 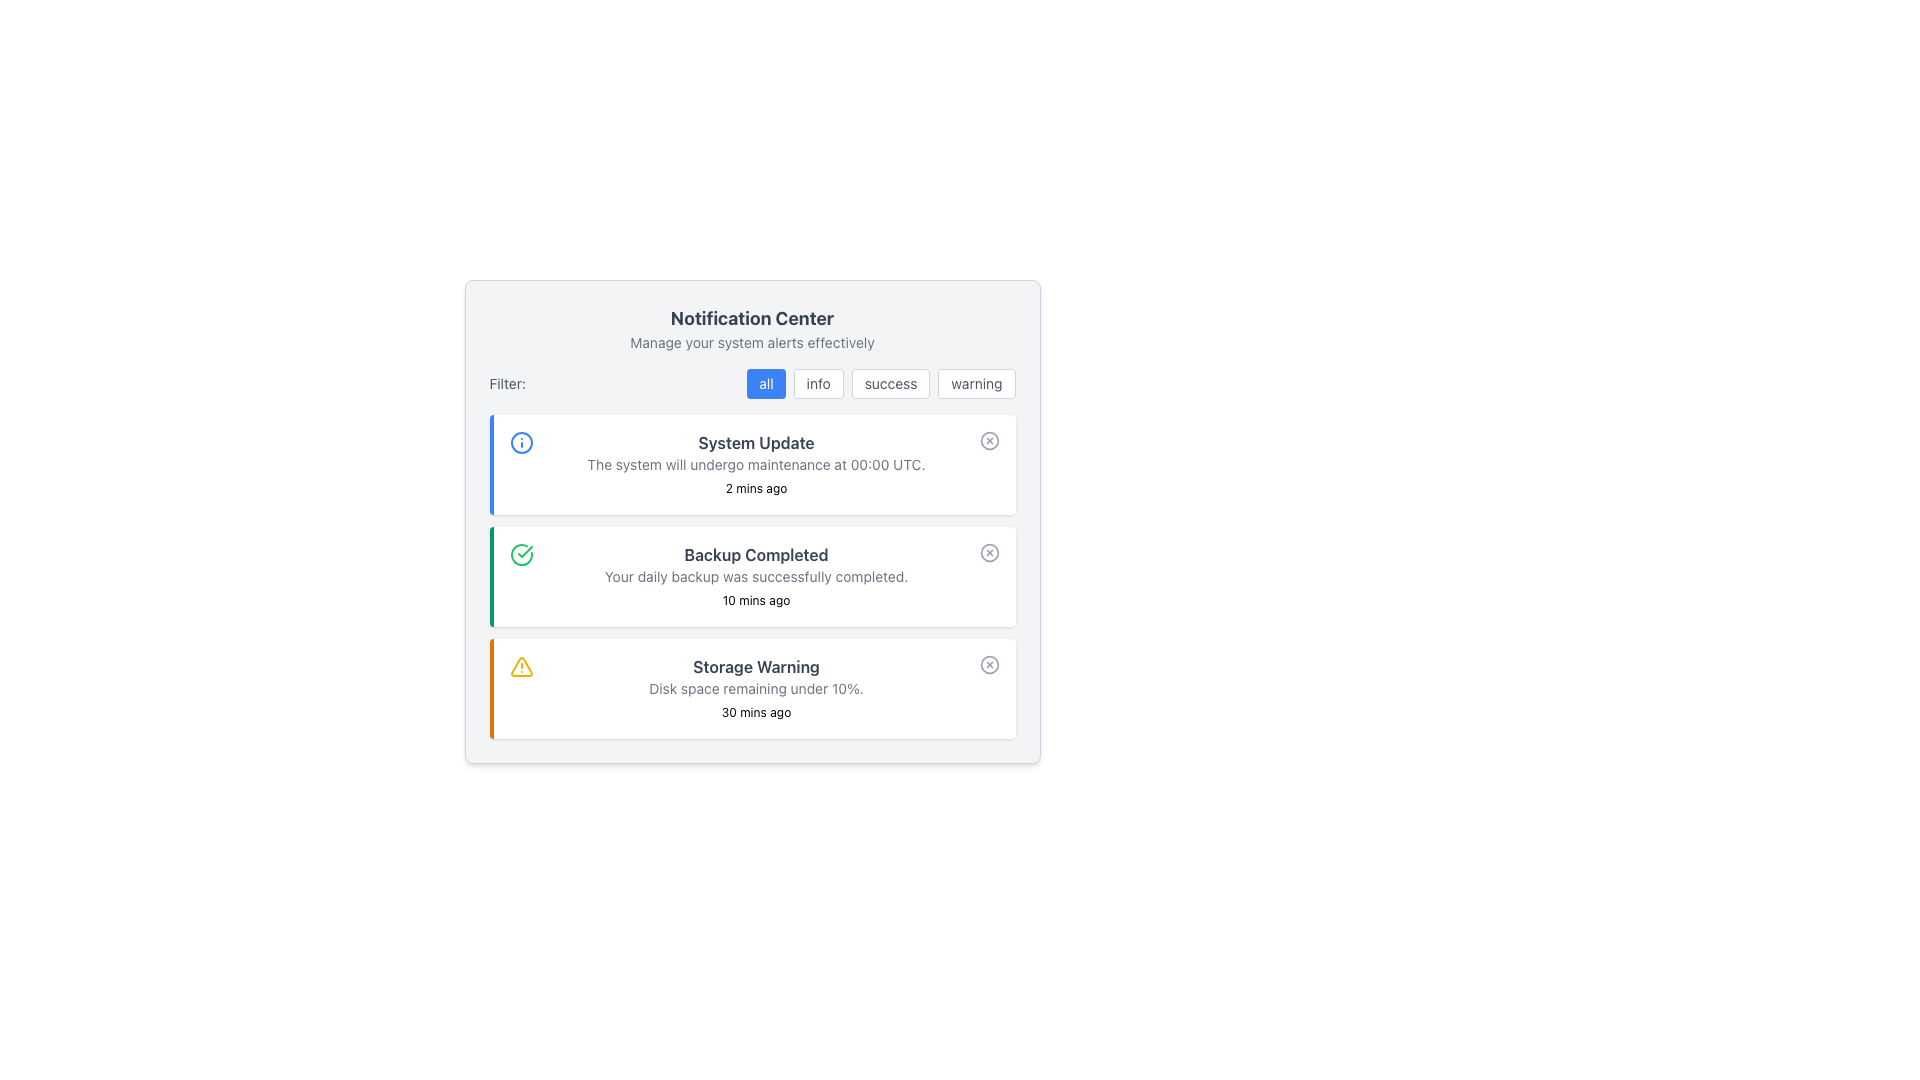 What do you see at coordinates (755, 599) in the screenshot?
I see `the Timestamp label displaying '10 mins ago', which is a small text label in the bottom-right portion of the notification panel` at bounding box center [755, 599].